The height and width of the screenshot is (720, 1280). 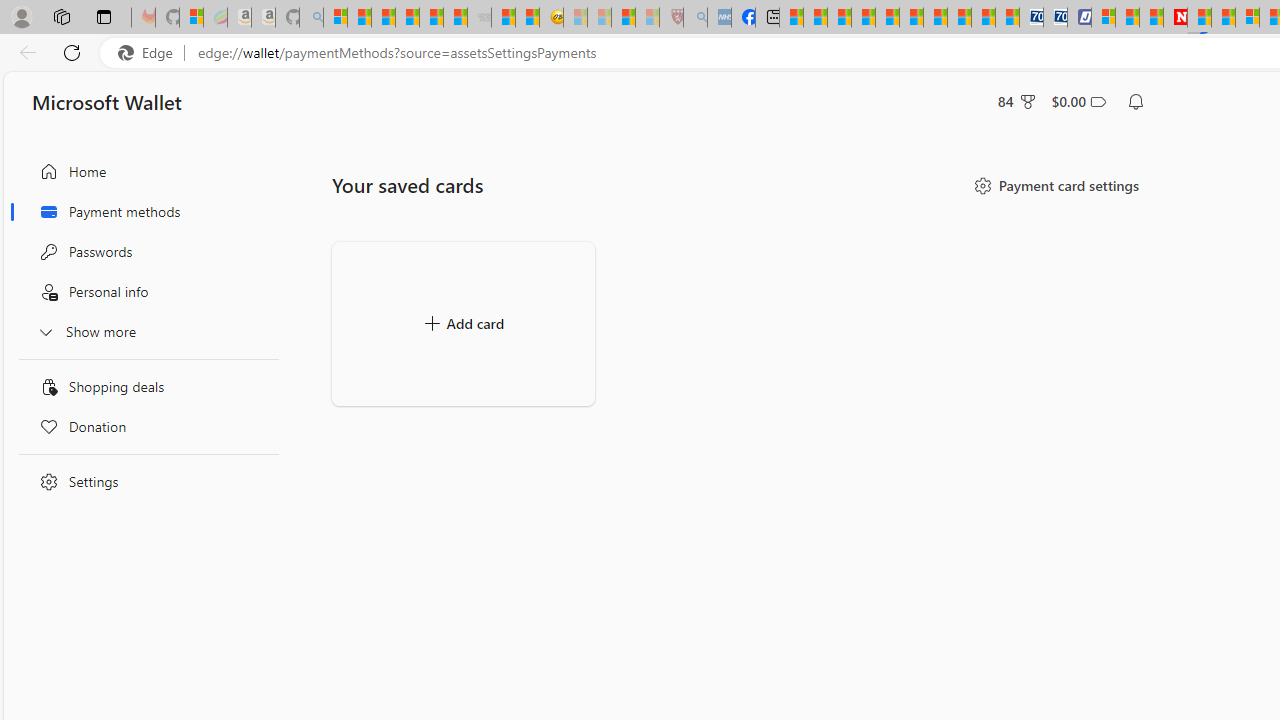 What do you see at coordinates (462, 323) in the screenshot?
I see `'Add card'` at bounding box center [462, 323].